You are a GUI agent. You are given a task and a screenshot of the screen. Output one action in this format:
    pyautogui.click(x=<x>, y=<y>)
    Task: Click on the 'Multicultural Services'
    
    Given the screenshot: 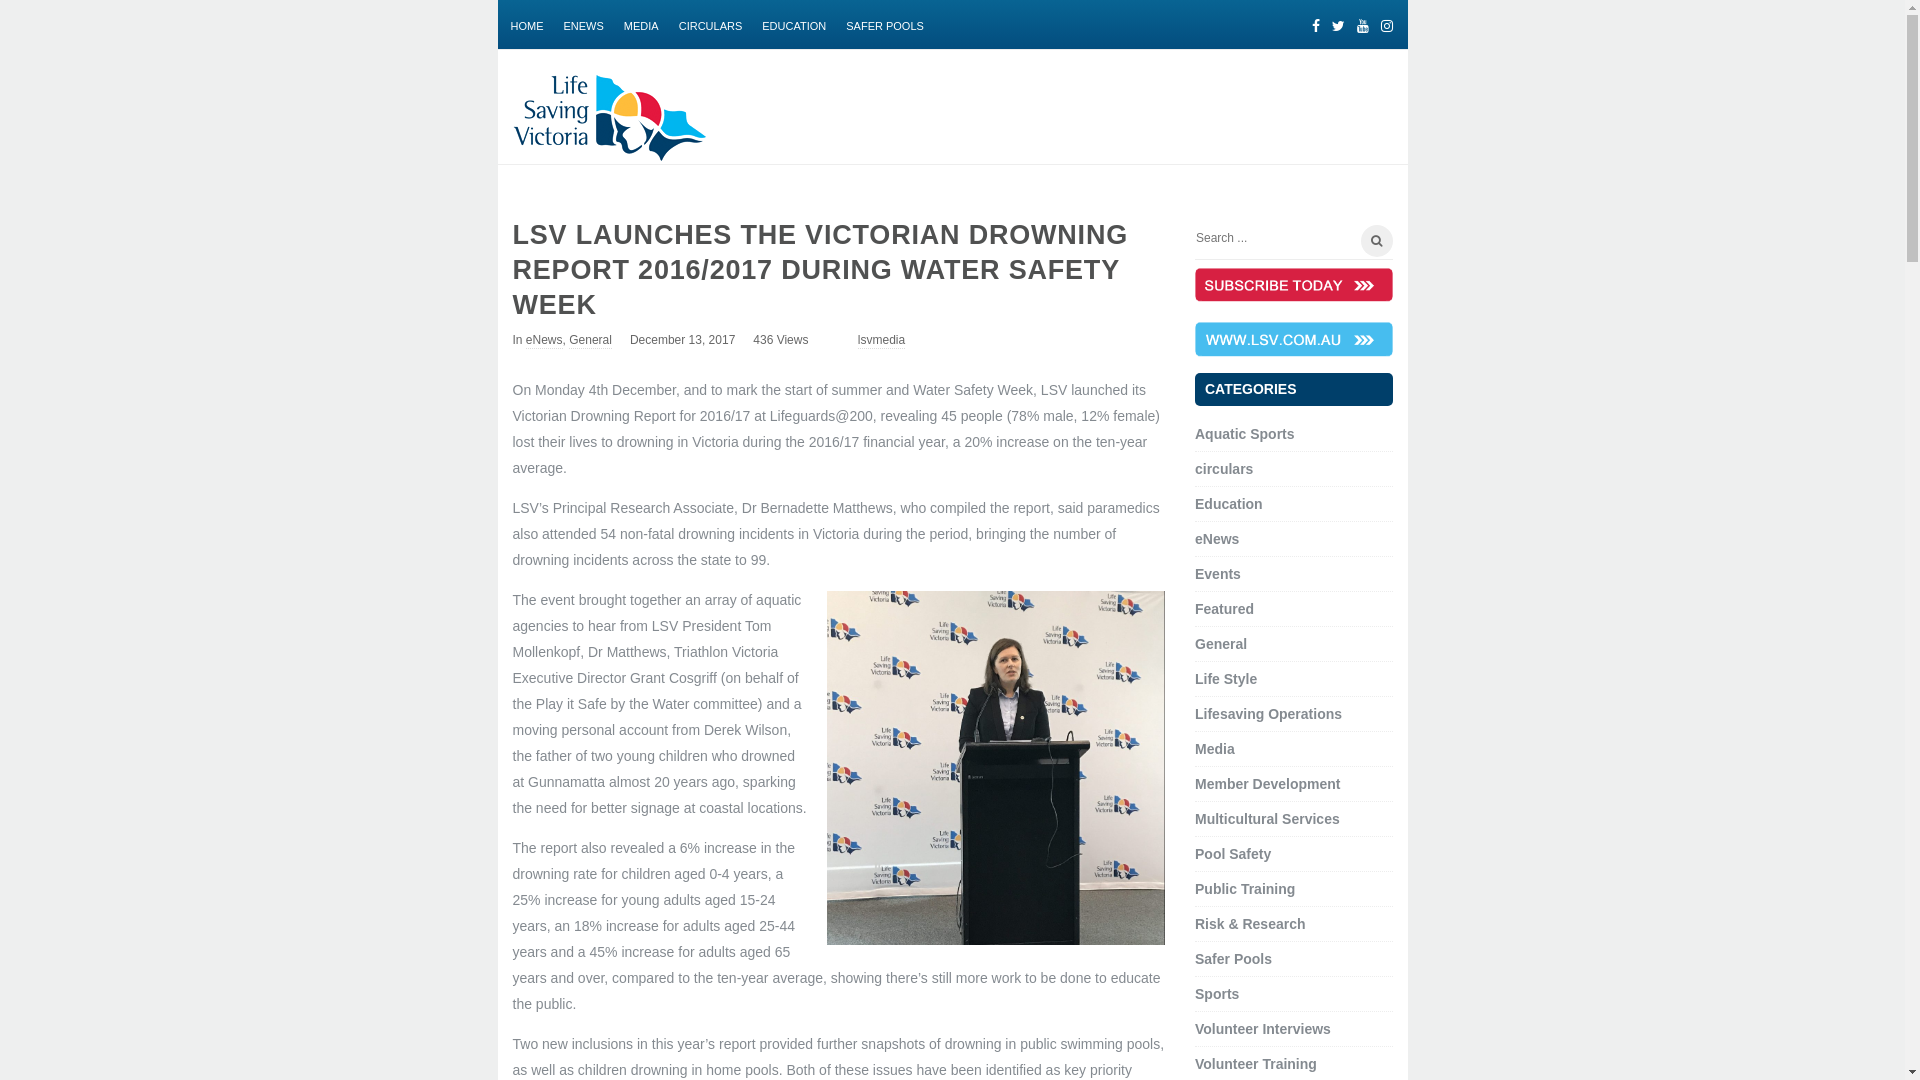 What is the action you would take?
    pyautogui.click(x=1266, y=818)
    